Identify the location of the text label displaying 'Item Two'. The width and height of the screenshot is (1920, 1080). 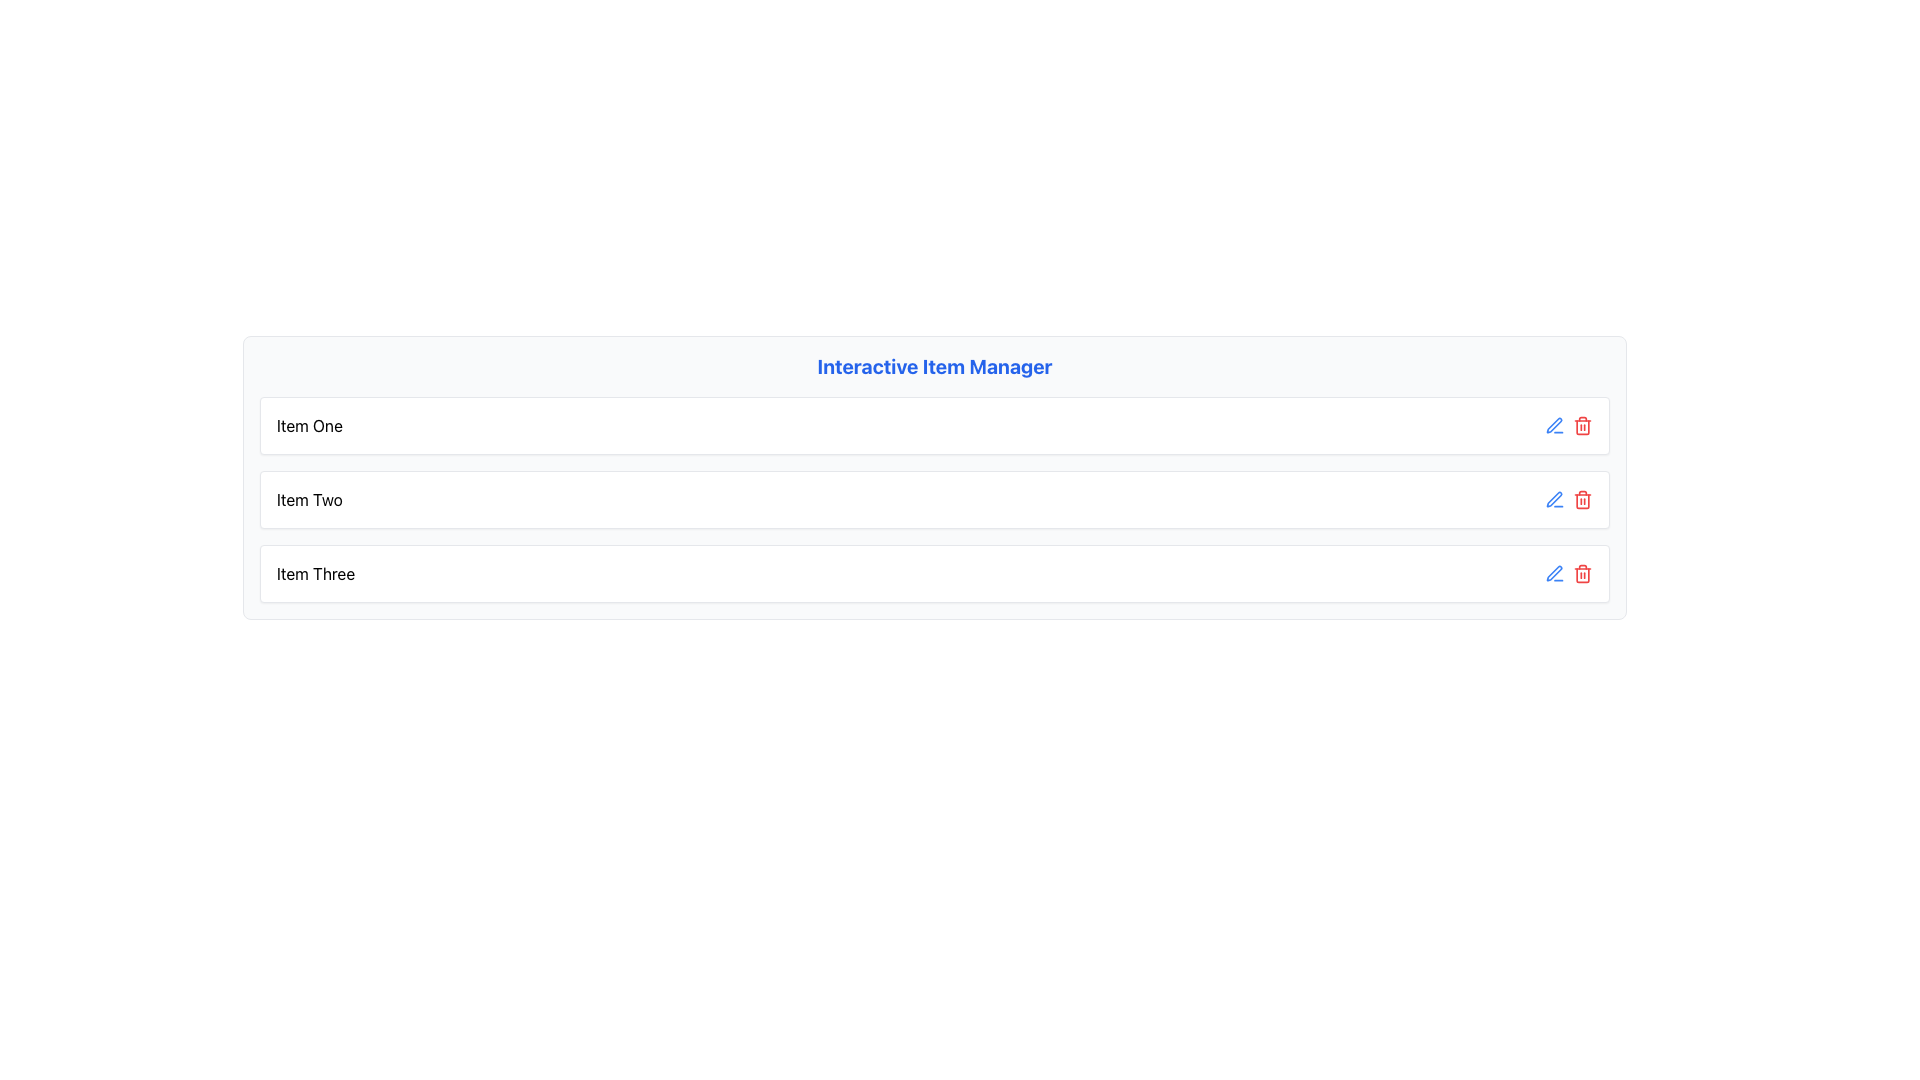
(308, 499).